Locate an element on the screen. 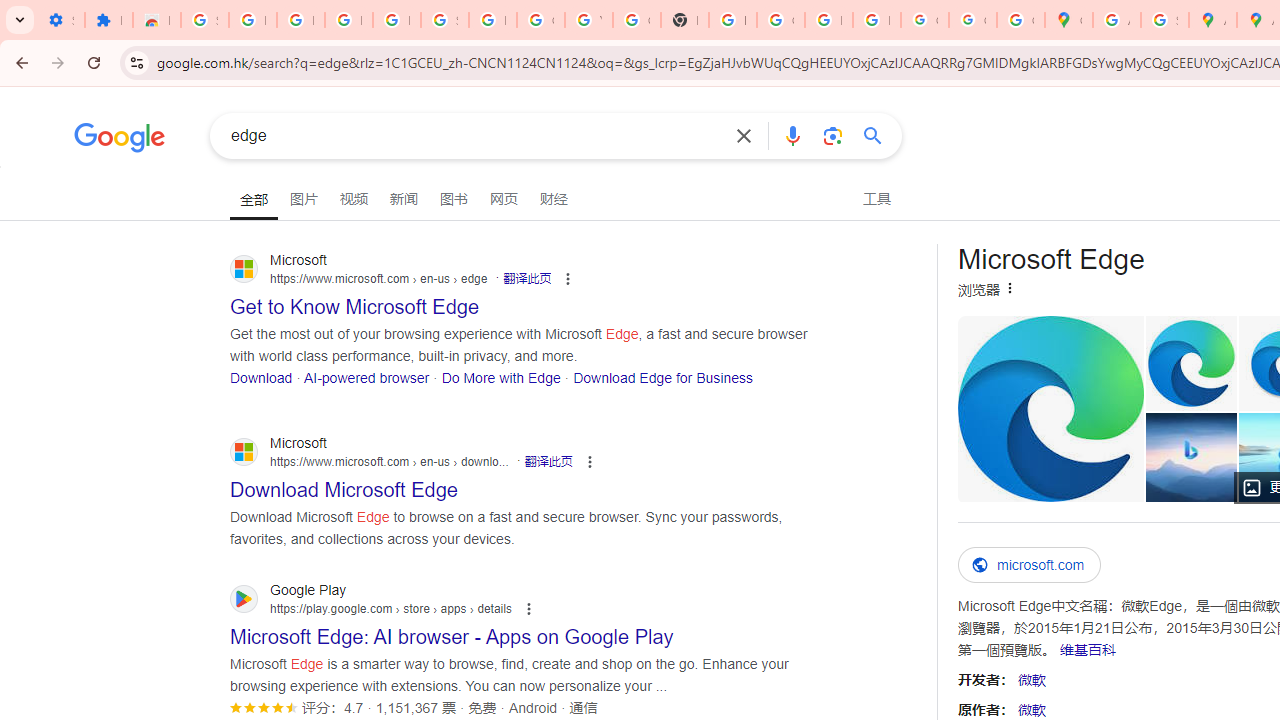  'AI-powered browser' is located at coordinates (366, 377).